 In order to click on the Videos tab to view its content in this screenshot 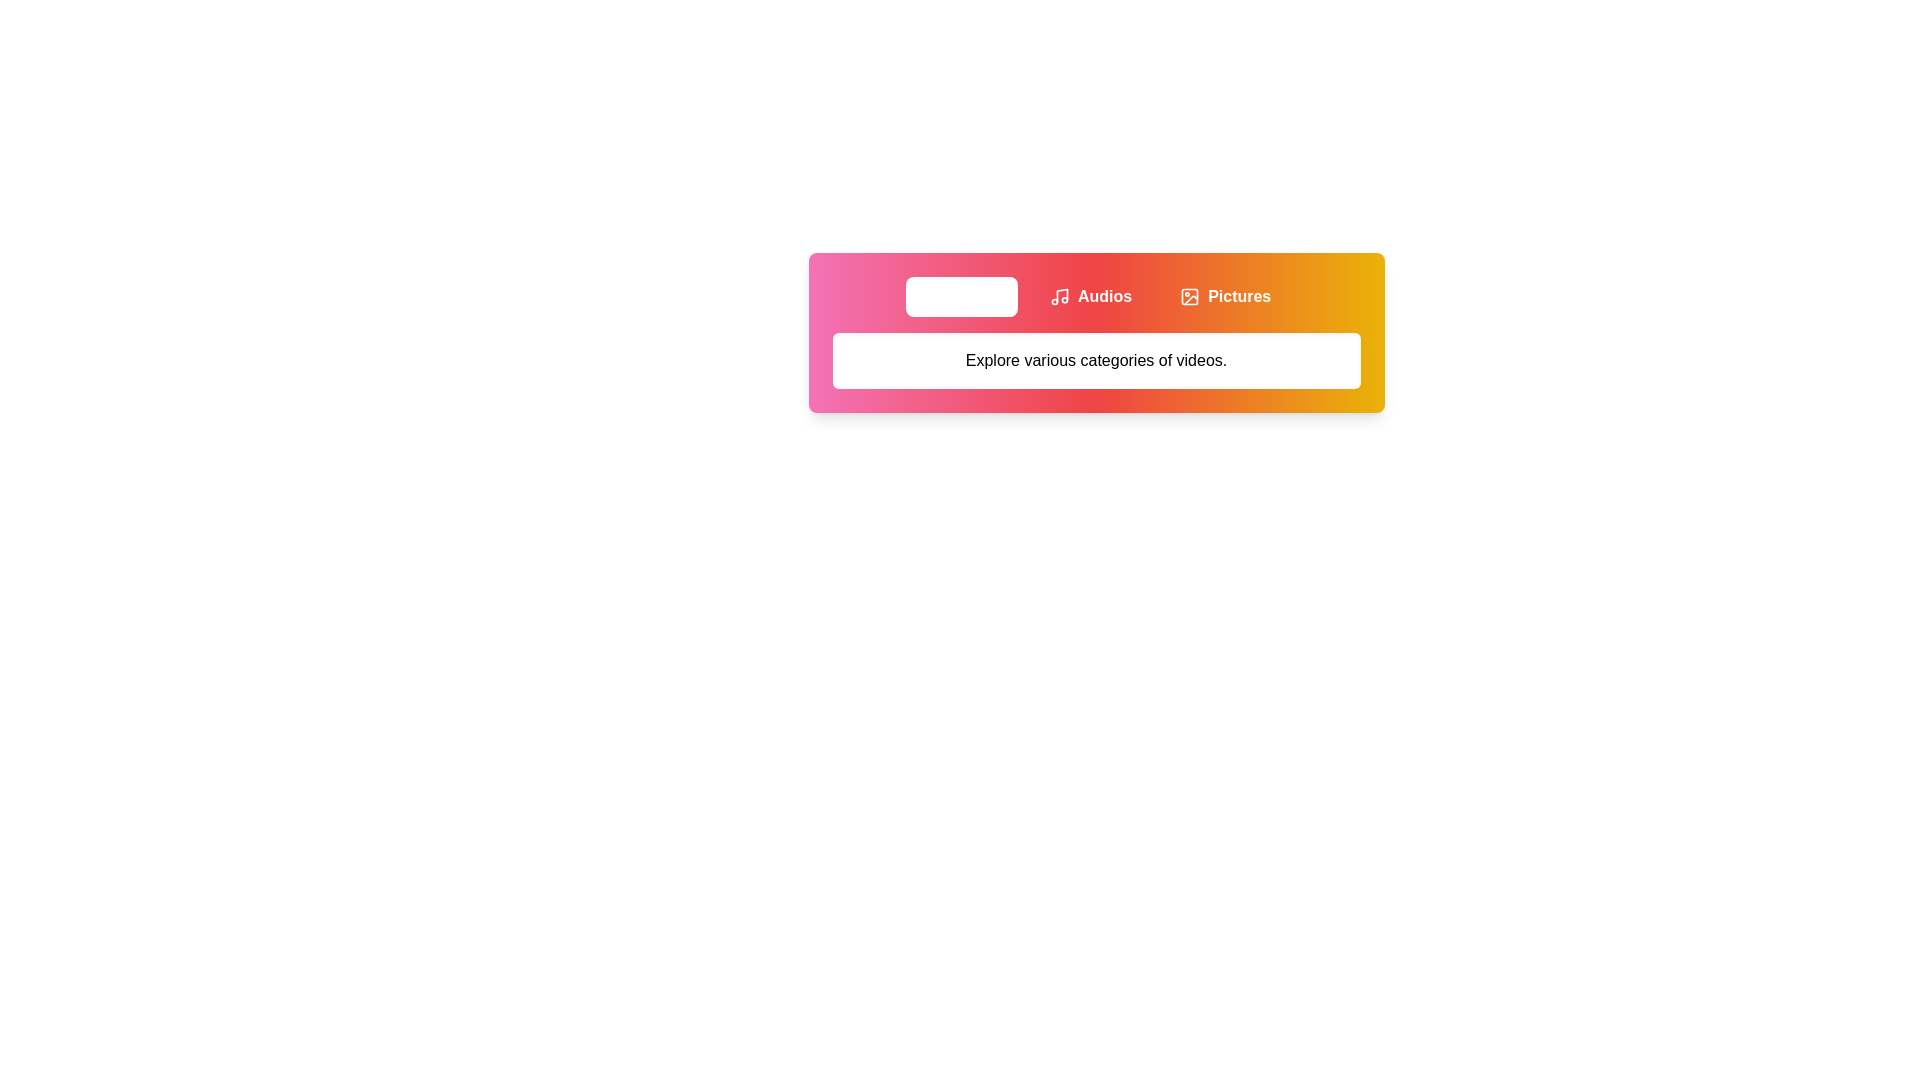, I will do `click(961, 297)`.